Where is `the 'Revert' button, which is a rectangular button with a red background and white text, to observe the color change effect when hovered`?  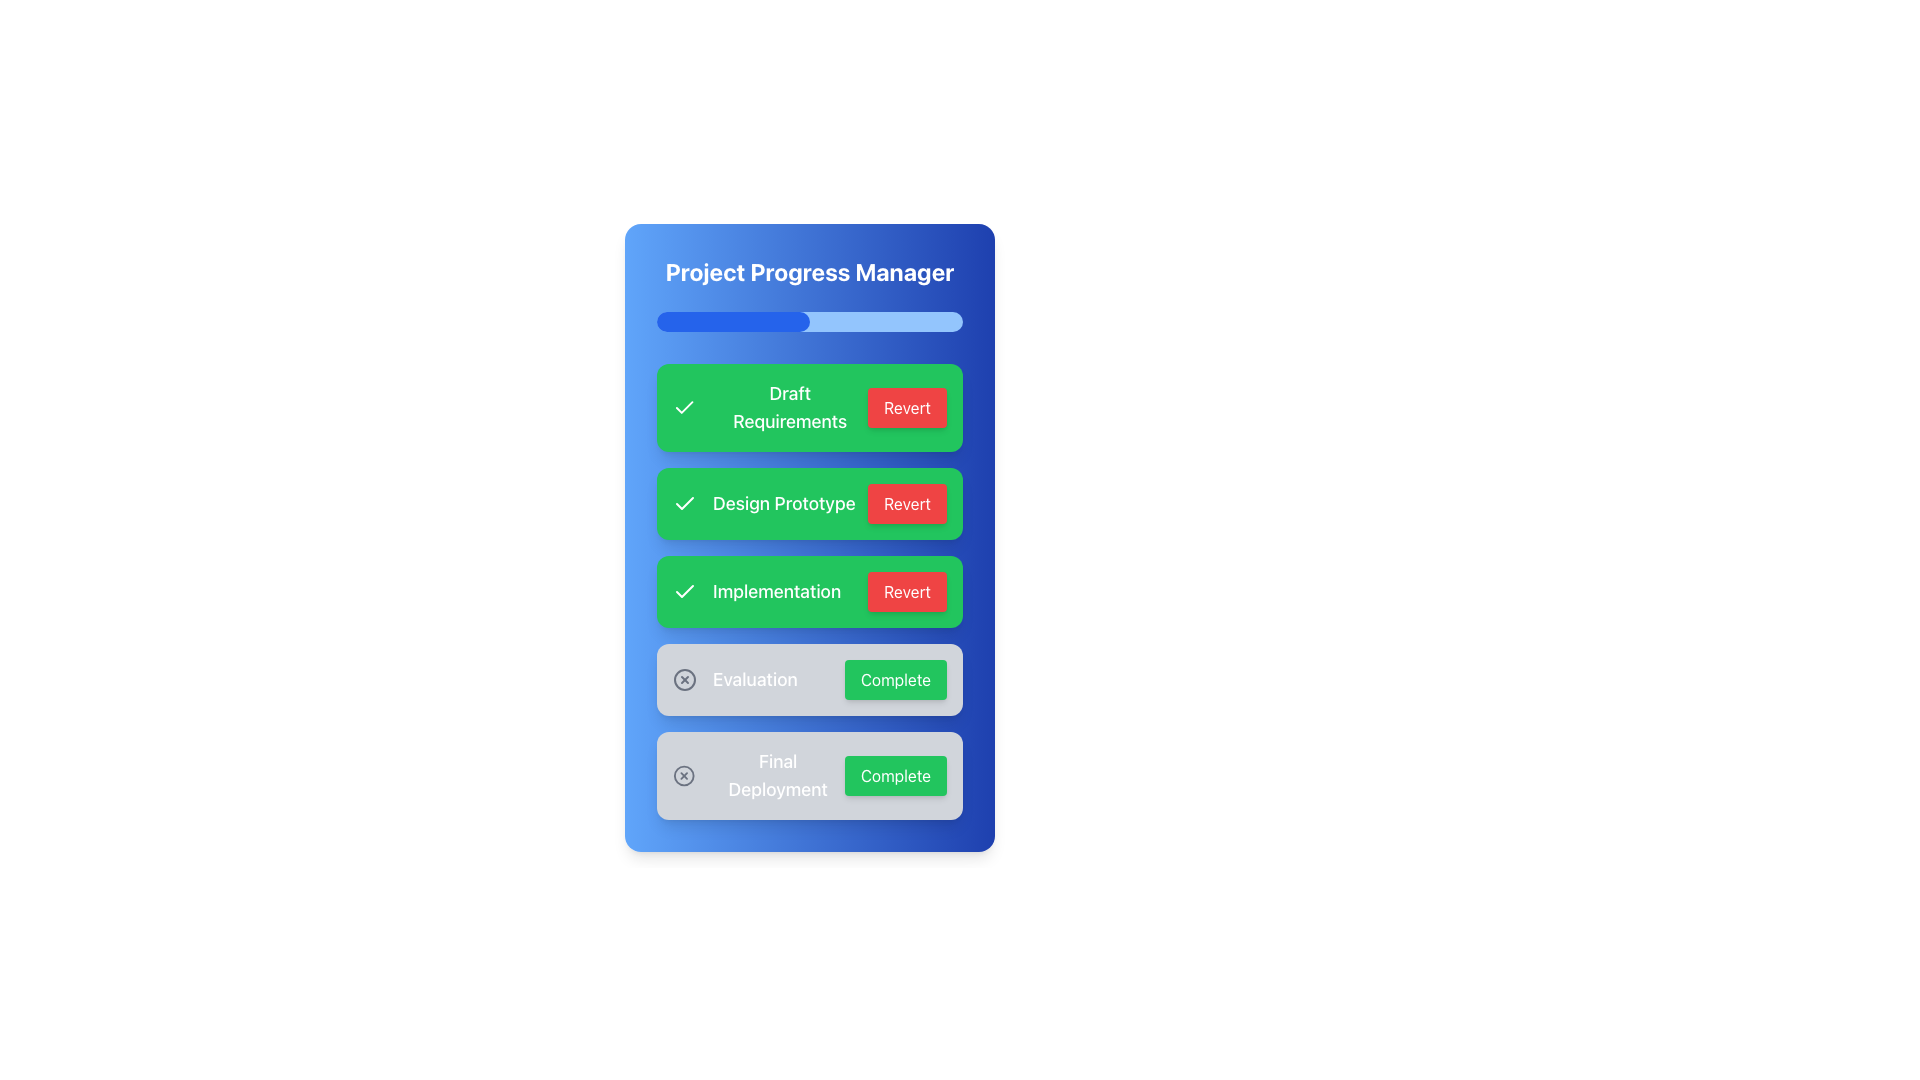
the 'Revert' button, which is a rectangular button with a red background and white text, to observe the color change effect when hovered is located at coordinates (906, 407).